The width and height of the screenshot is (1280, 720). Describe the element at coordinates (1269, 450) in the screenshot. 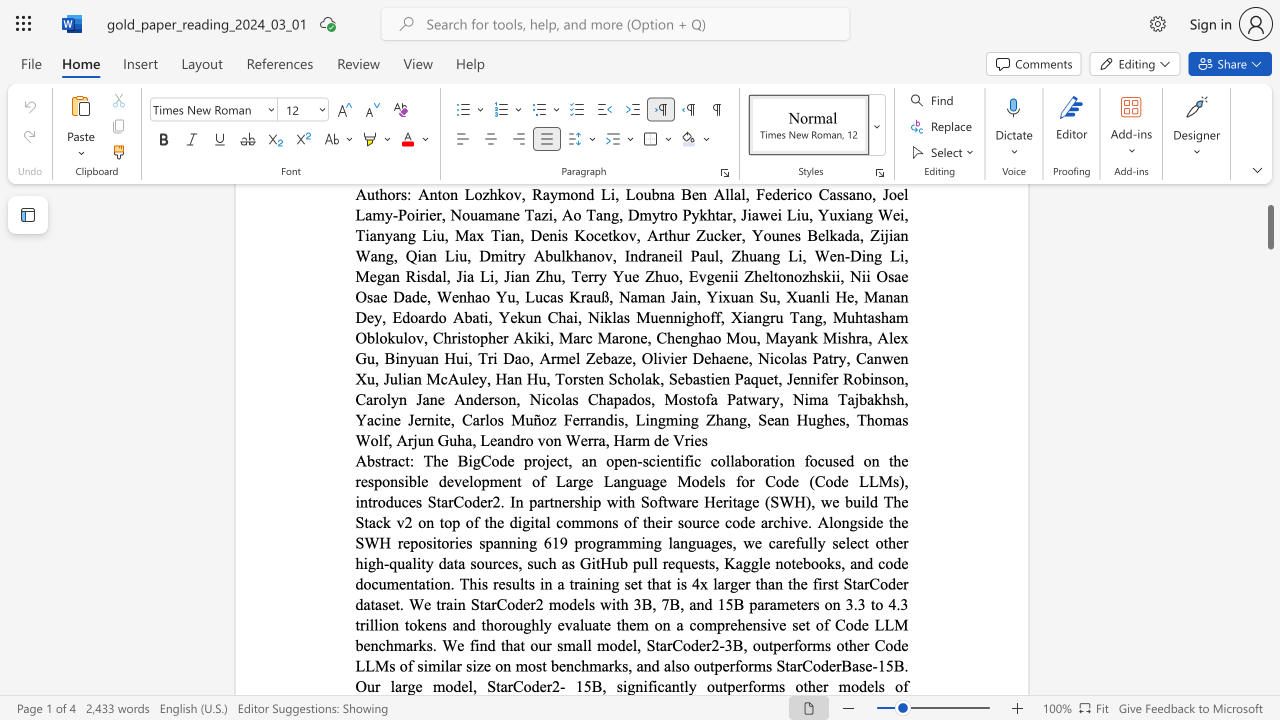

I see `the scrollbar on the right to move the page downward` at that location.